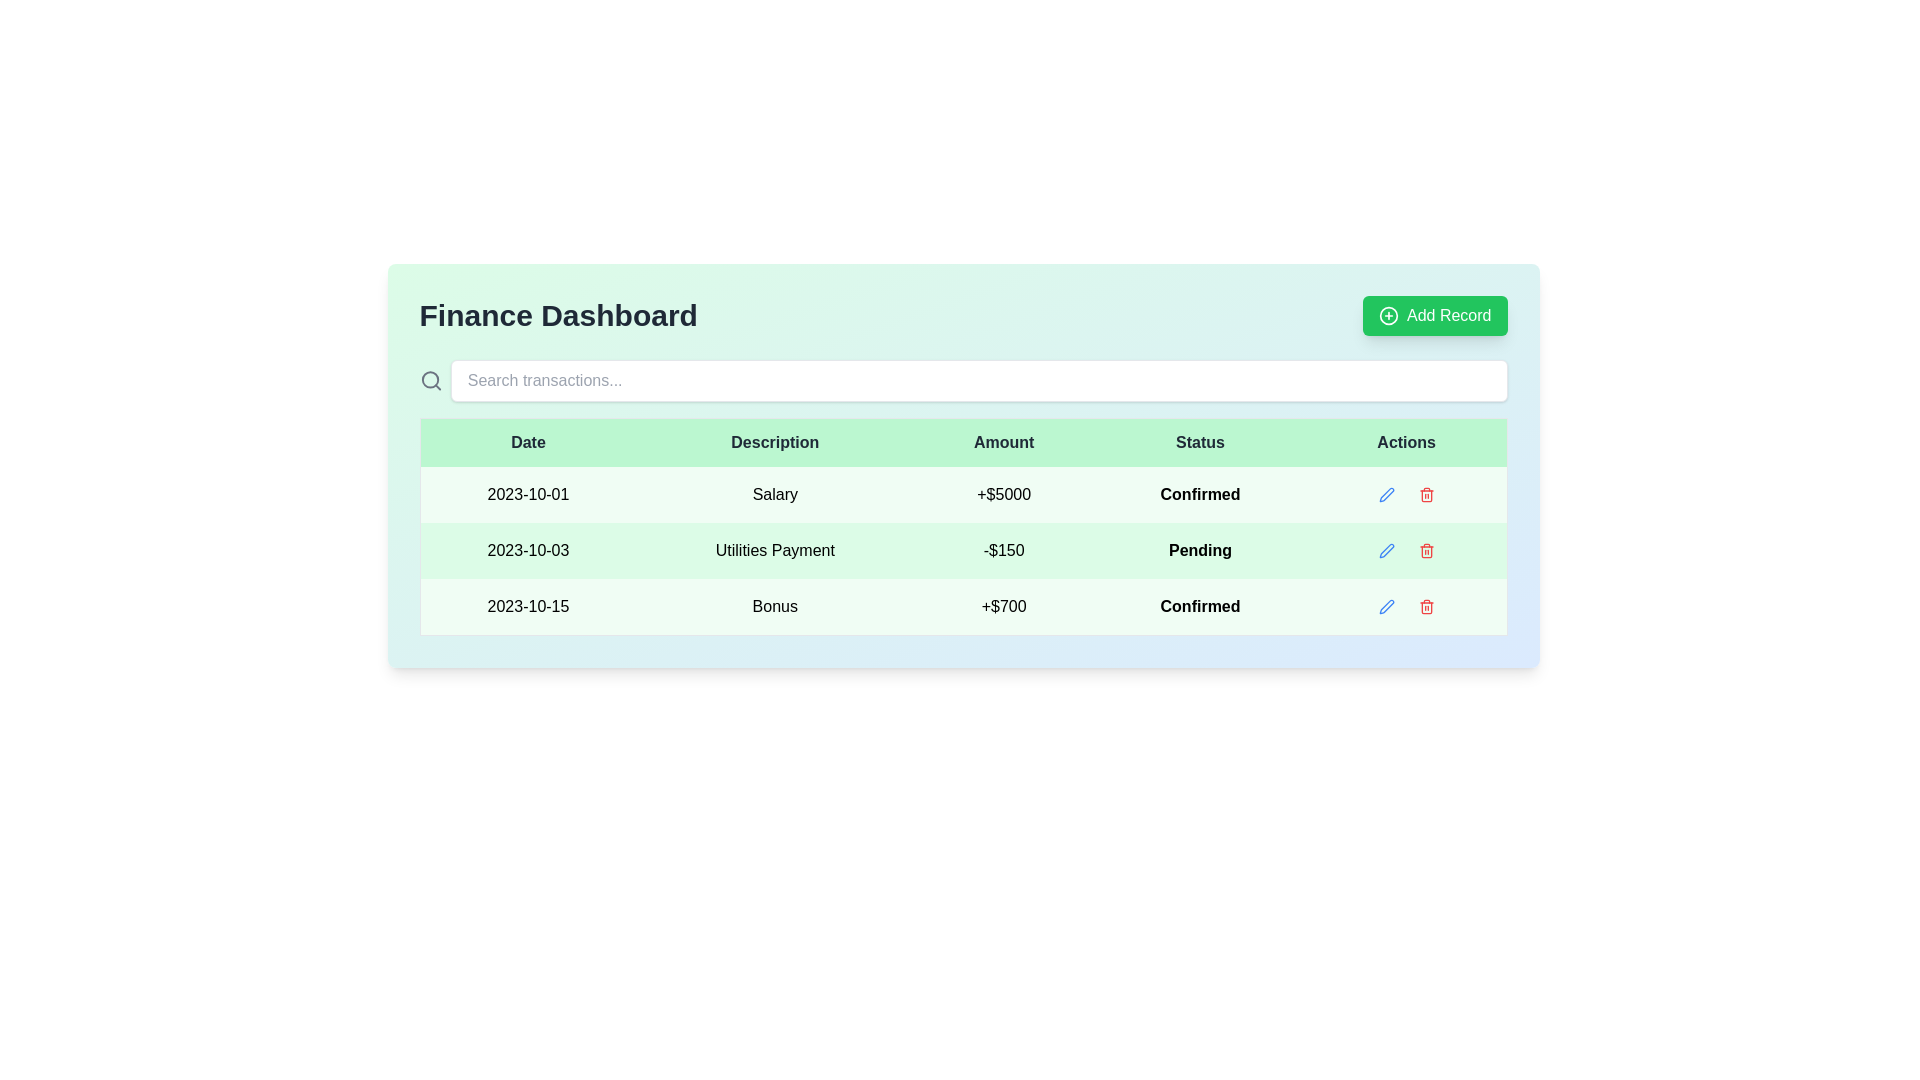 This screenshot has width=1920, height=1080. I want to click on the second row of the data table in the financial dashboard, so click(963, 551).